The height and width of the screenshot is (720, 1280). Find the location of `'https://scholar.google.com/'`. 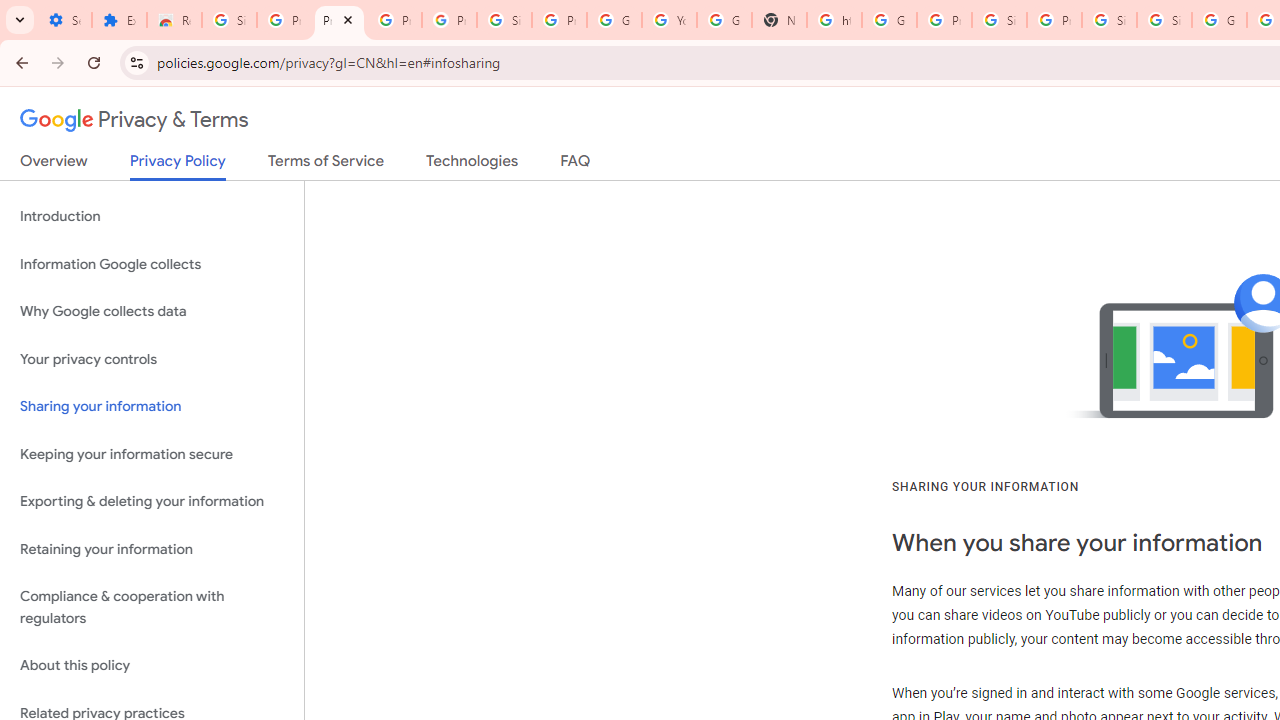

'https://scholar.google.com/' is located at coordinates (833, 20).